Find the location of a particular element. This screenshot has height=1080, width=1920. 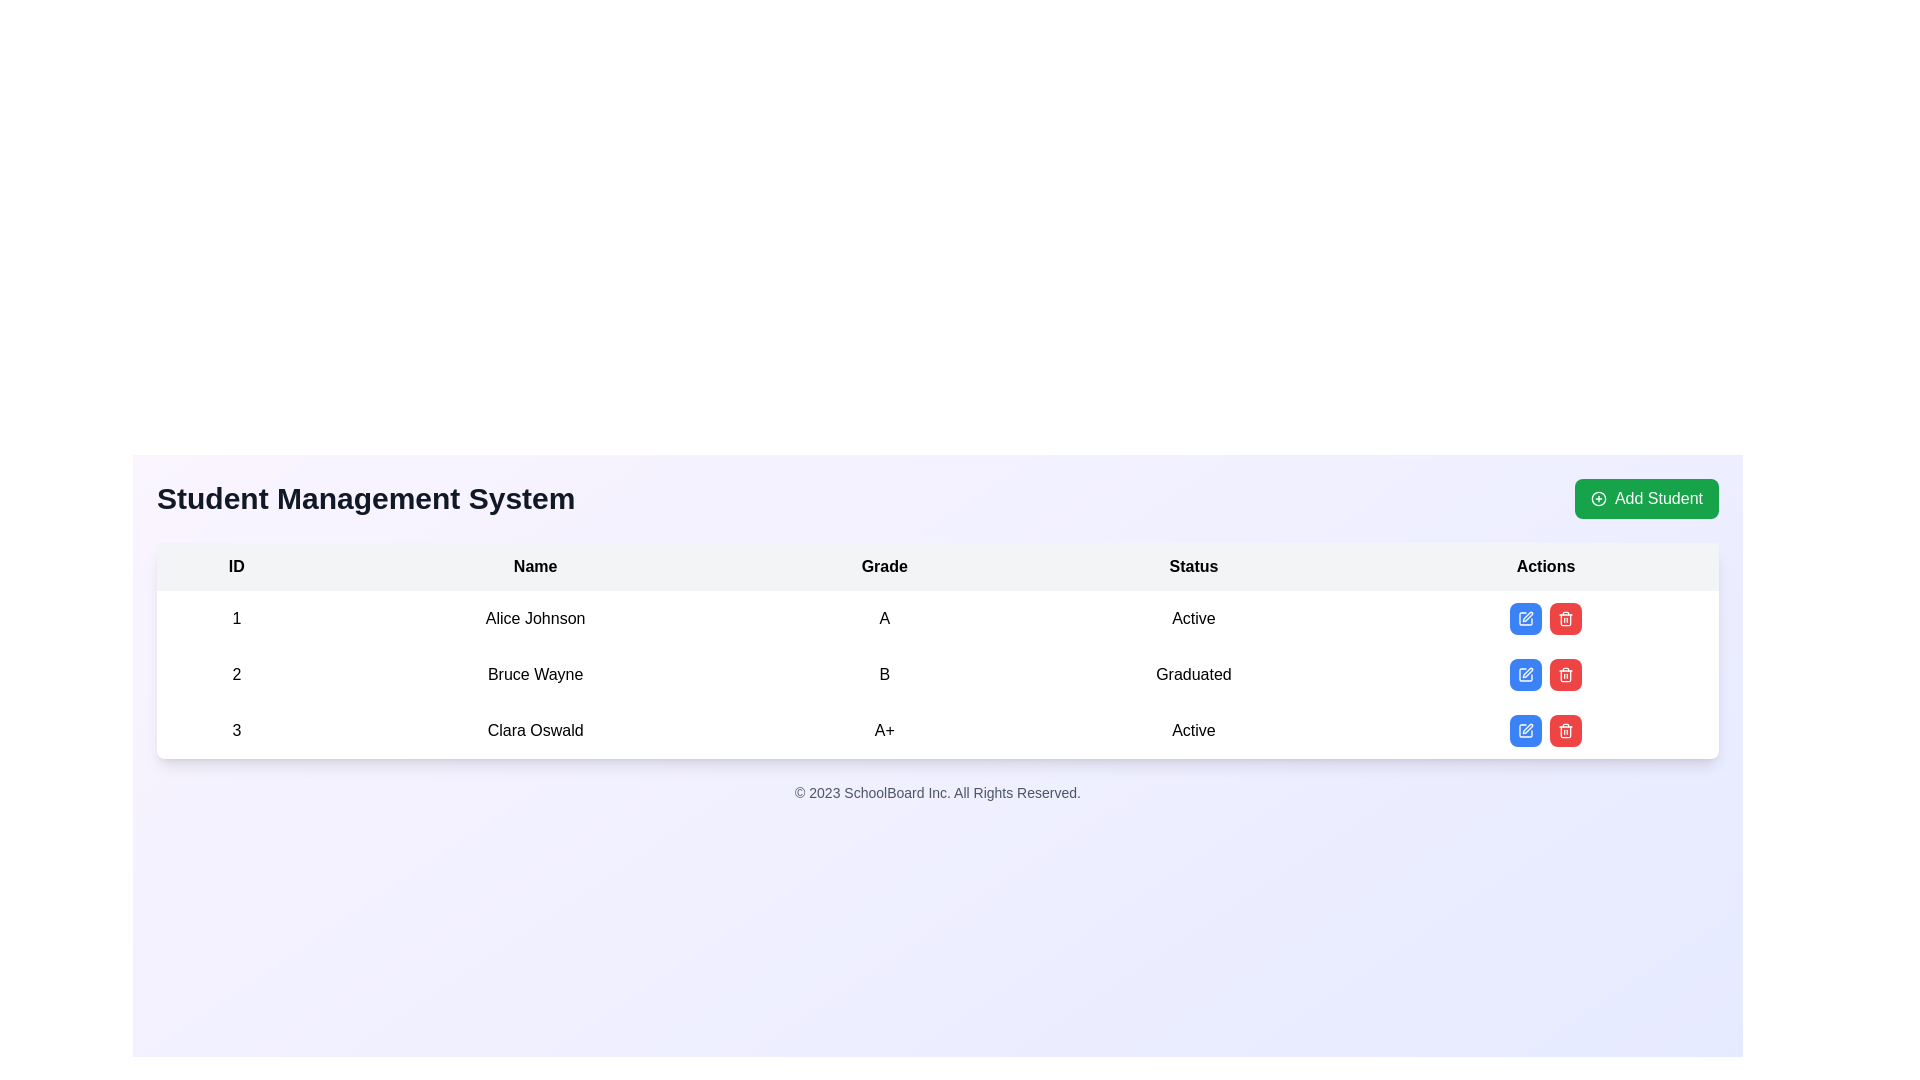

the non-interactive text element displaying the name 'Clara Oswald' in the third row of the table under the 'Name' column is located at coordinates (535, 731).